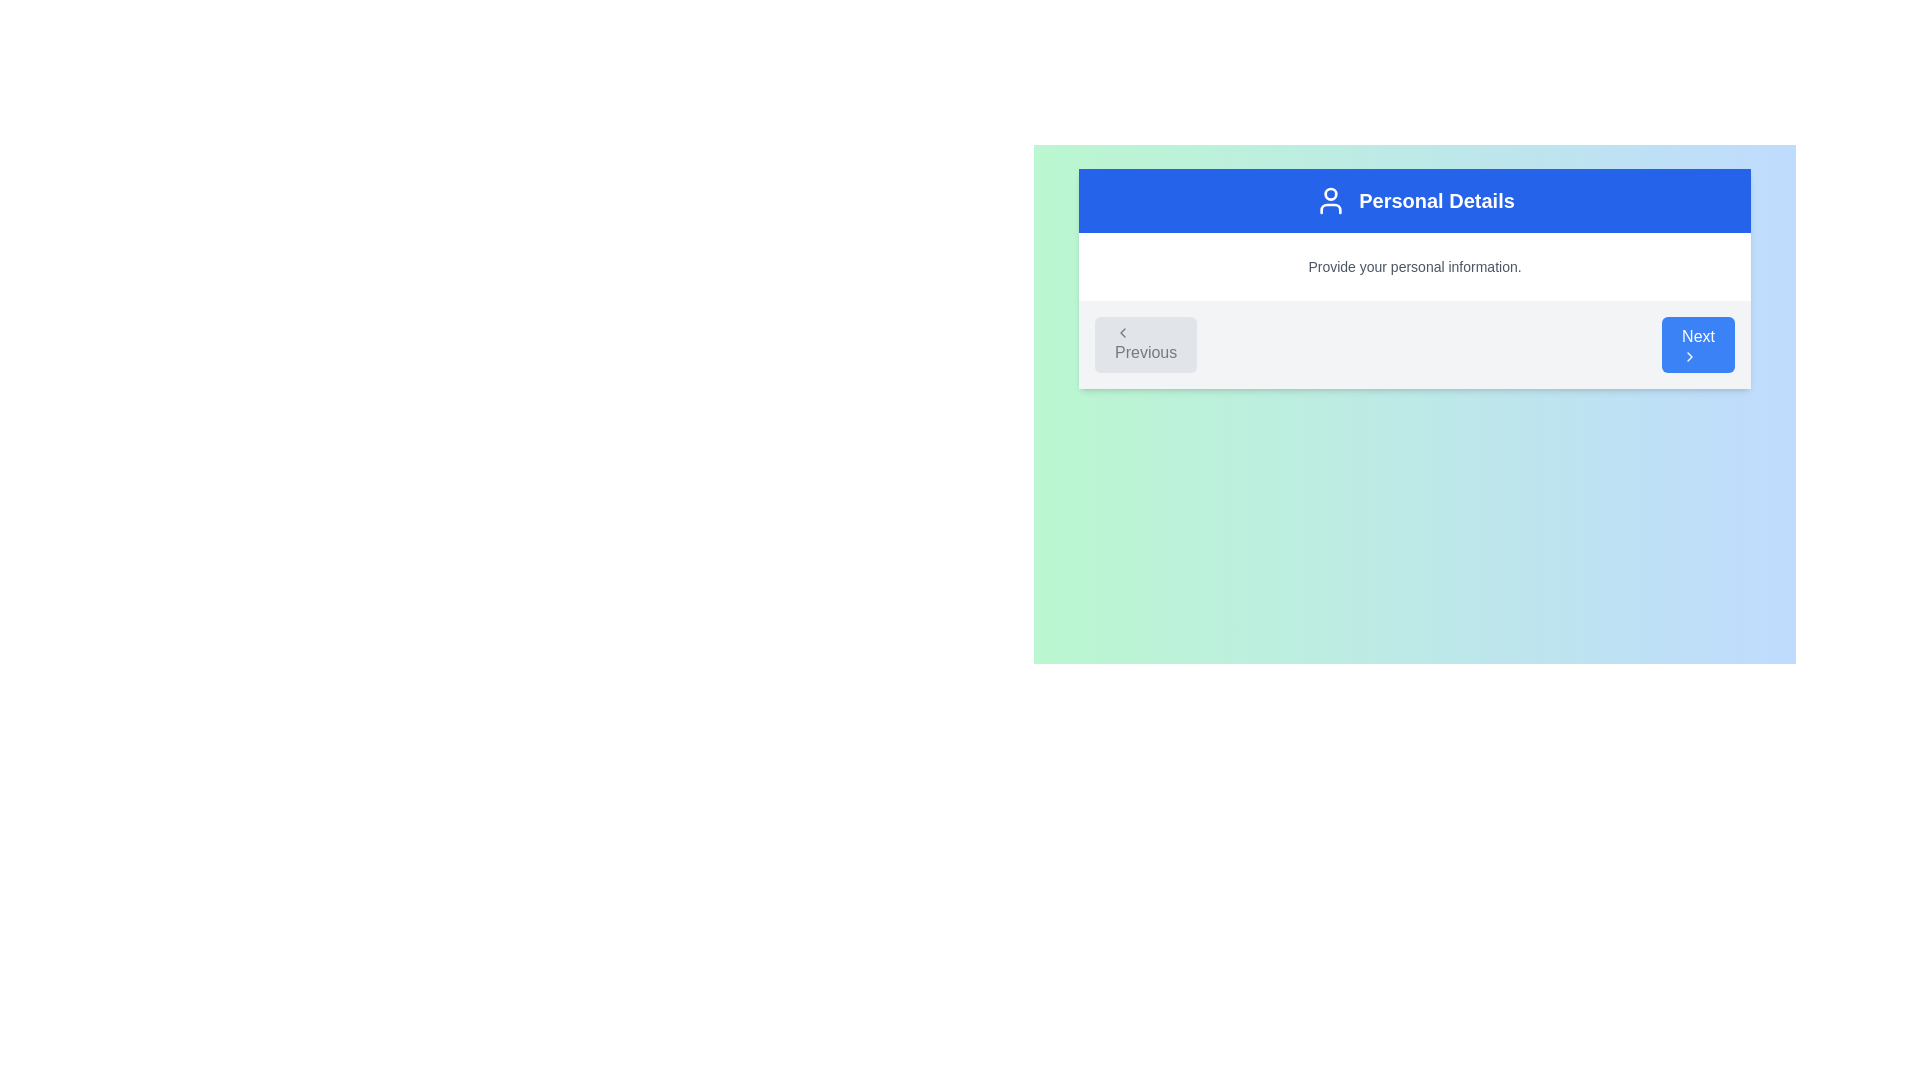 The image size is (1920, 1080). Describe the element at coordinates (1697, 343) in the screenshot. I see `the navigation button located on the far right of the horizontal bar to proceed to the next step` at that location.